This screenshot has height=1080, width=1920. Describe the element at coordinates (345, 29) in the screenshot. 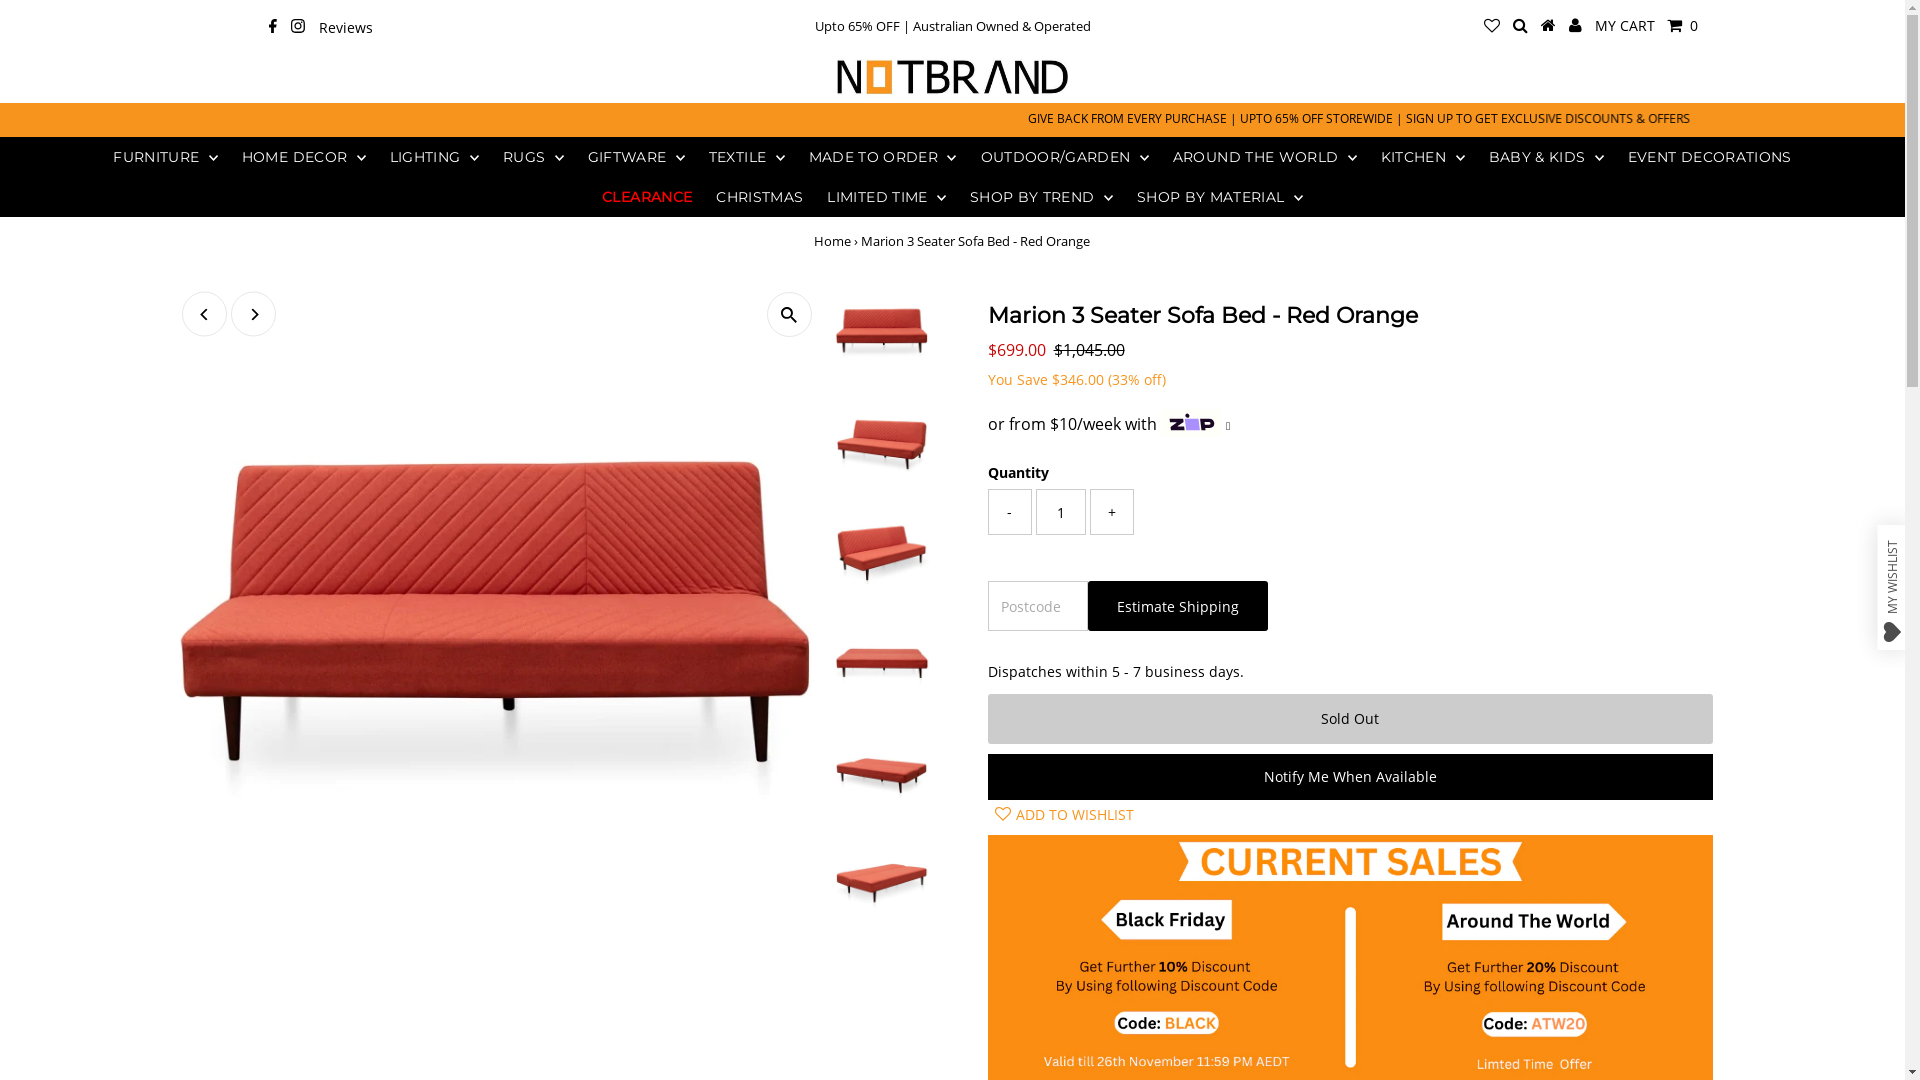

I see `'Reviews'` at that location.